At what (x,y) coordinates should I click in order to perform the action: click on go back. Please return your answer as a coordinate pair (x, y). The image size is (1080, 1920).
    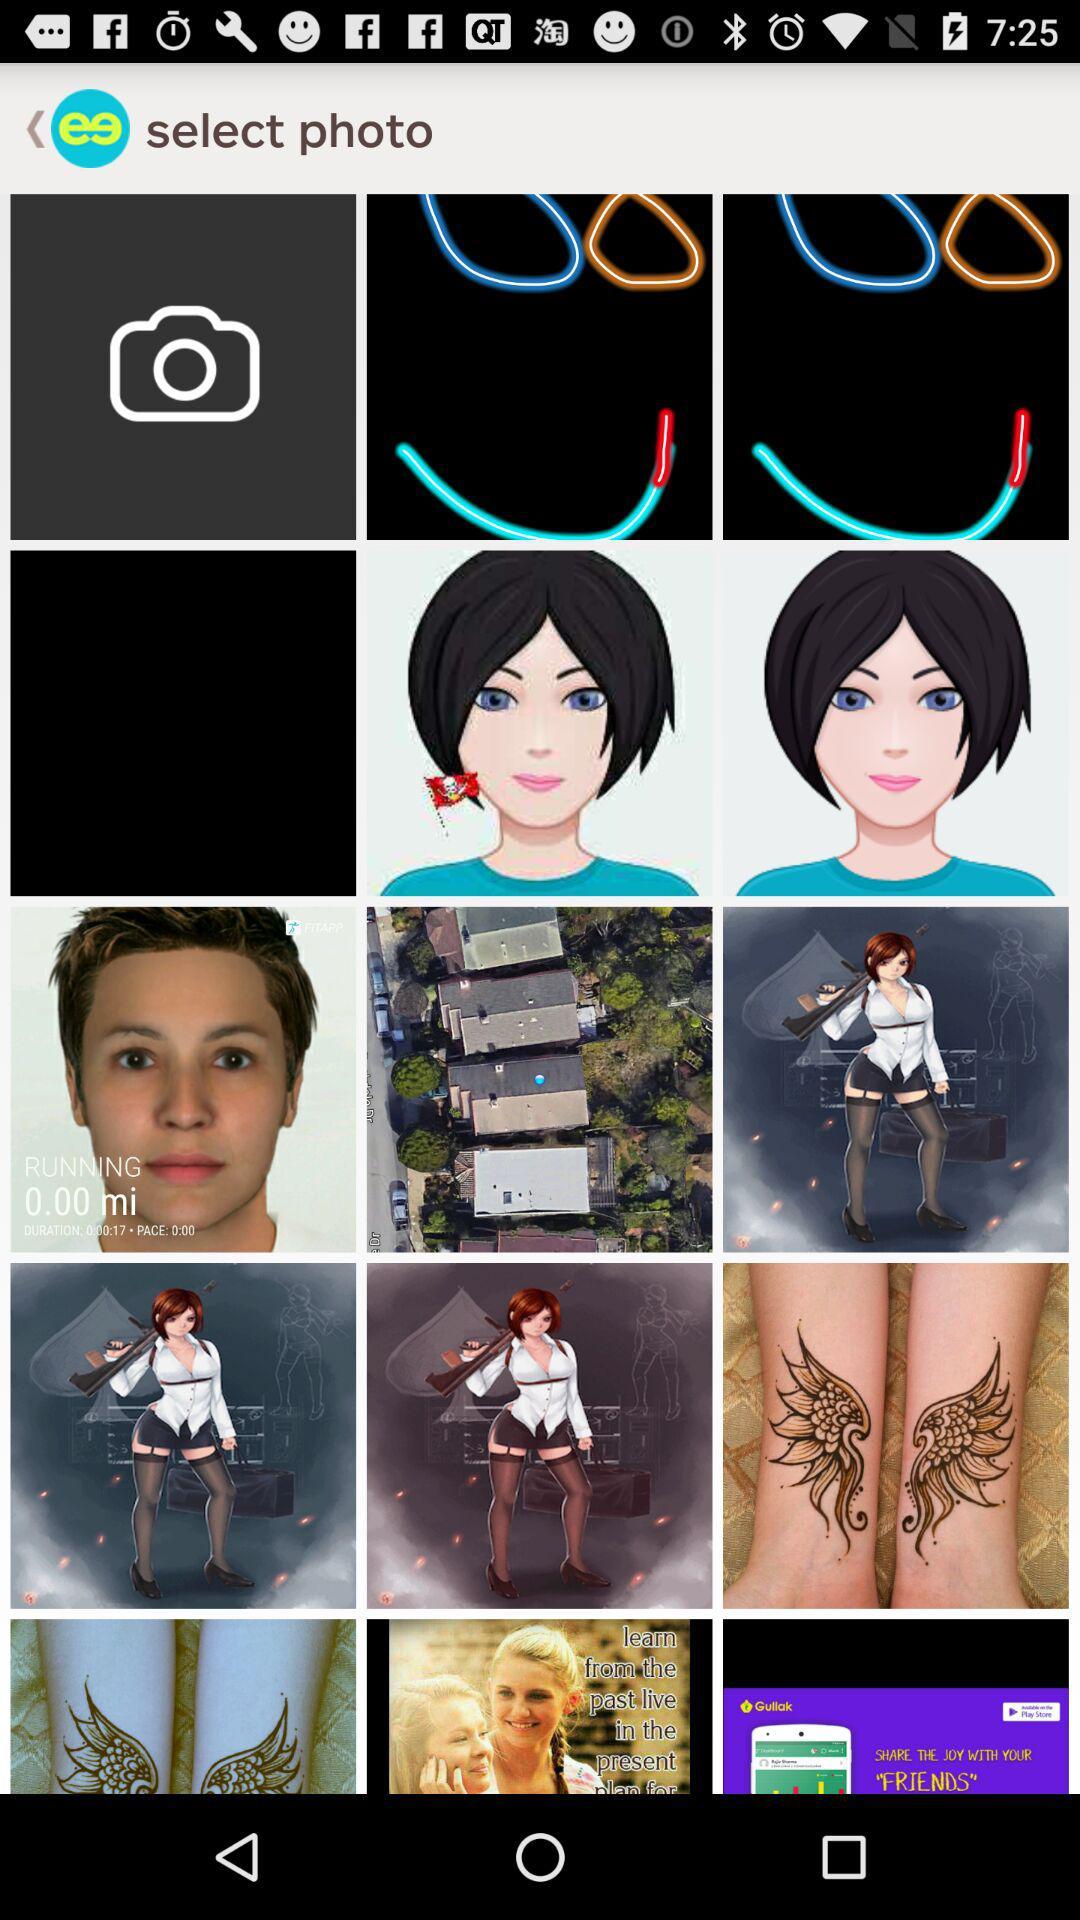
    Looking at the image, I should click on (90, 127).